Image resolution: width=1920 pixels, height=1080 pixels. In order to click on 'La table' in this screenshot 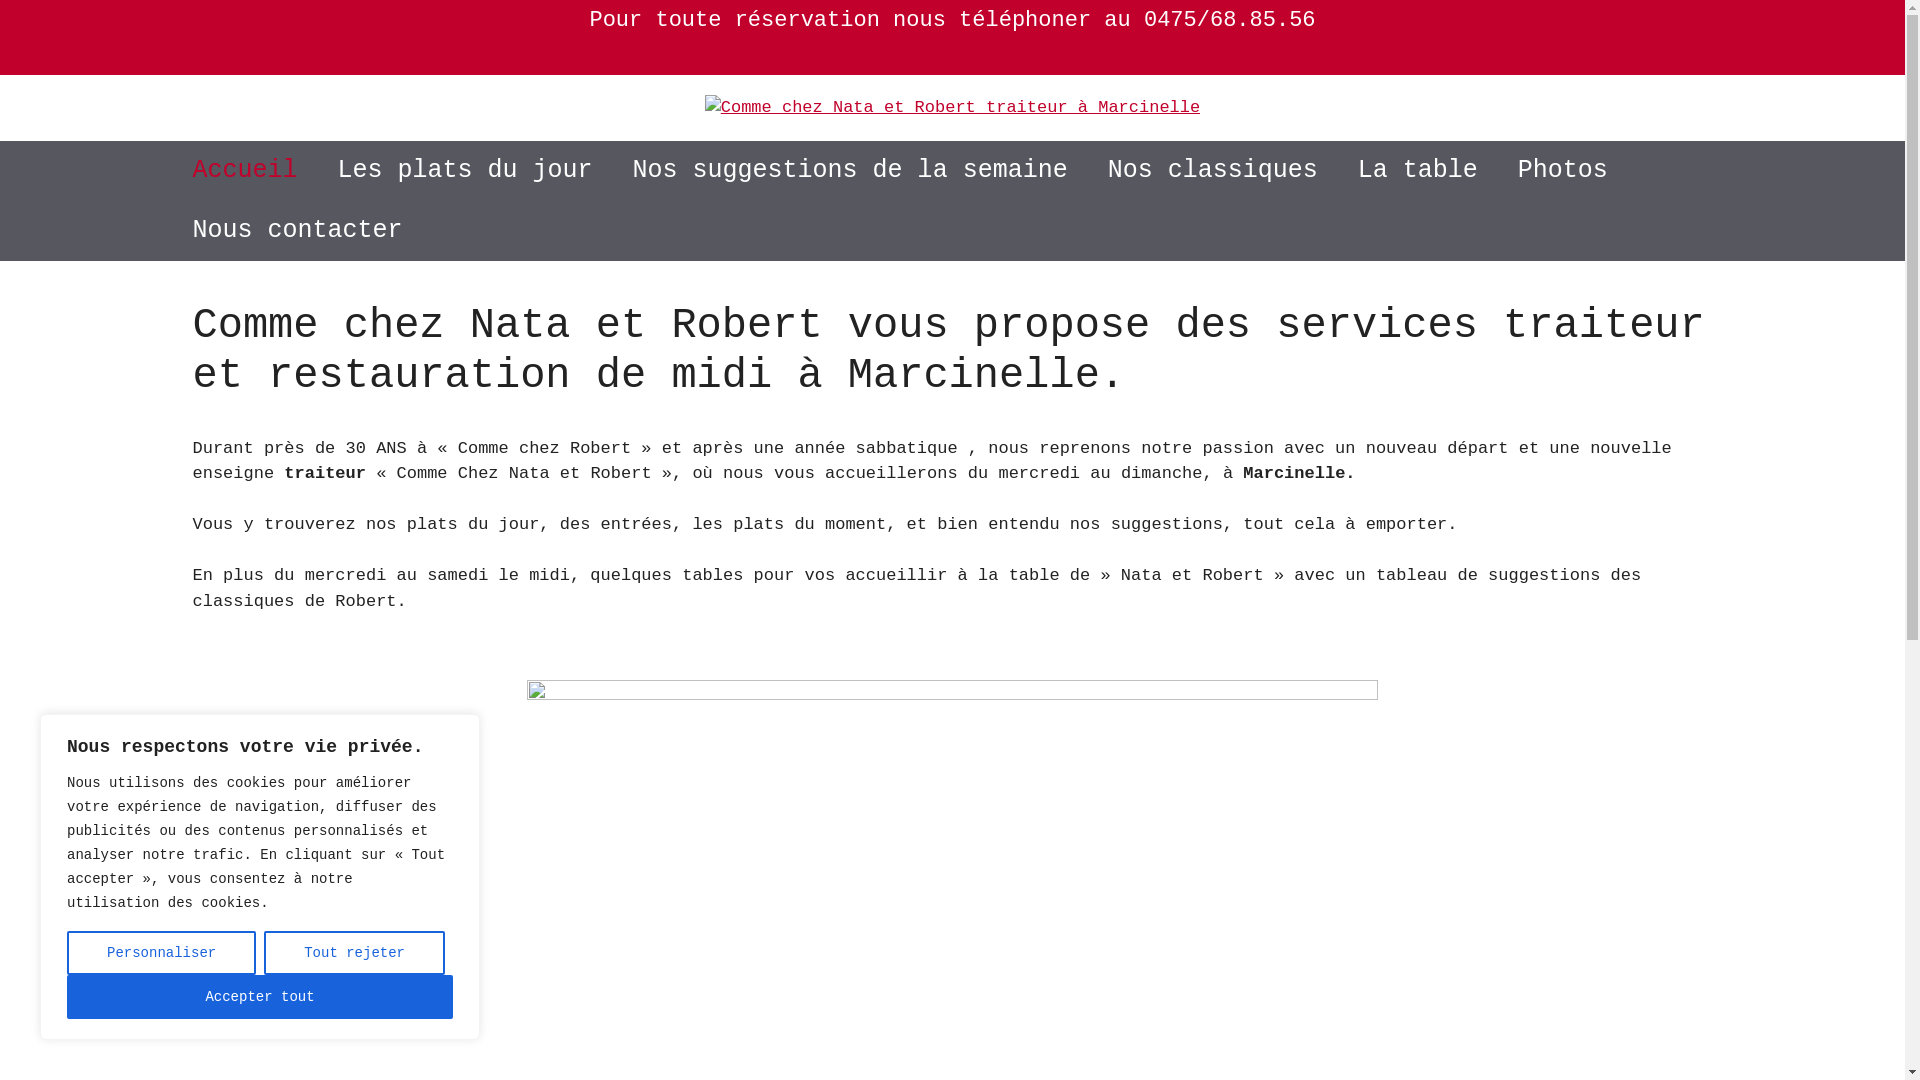, I will do `click(1338, 169)`.